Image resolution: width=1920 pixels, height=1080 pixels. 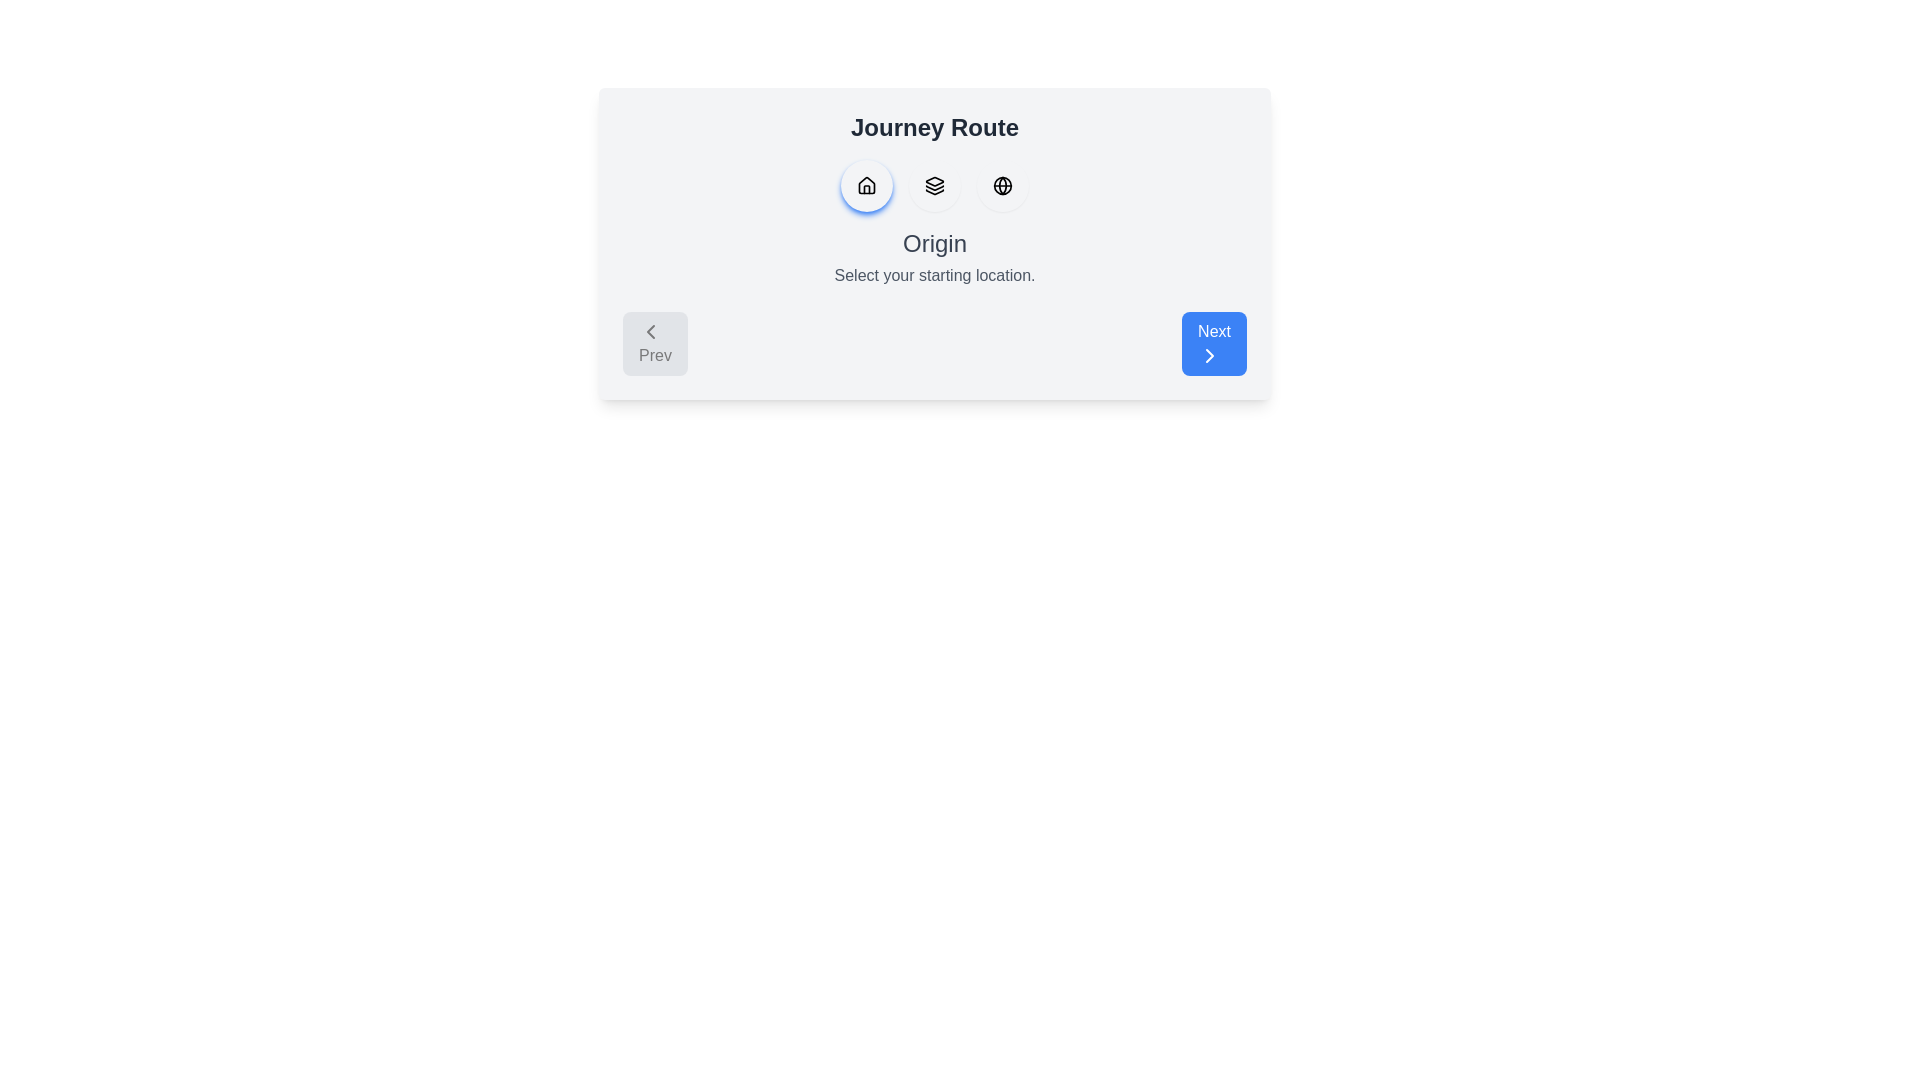 I want to click on the circular stroke representing the outer rim of the globe icon, which is the second icon from the left in the horizontal row of icons on the upper part of the card, so click(x=1003, y=185).